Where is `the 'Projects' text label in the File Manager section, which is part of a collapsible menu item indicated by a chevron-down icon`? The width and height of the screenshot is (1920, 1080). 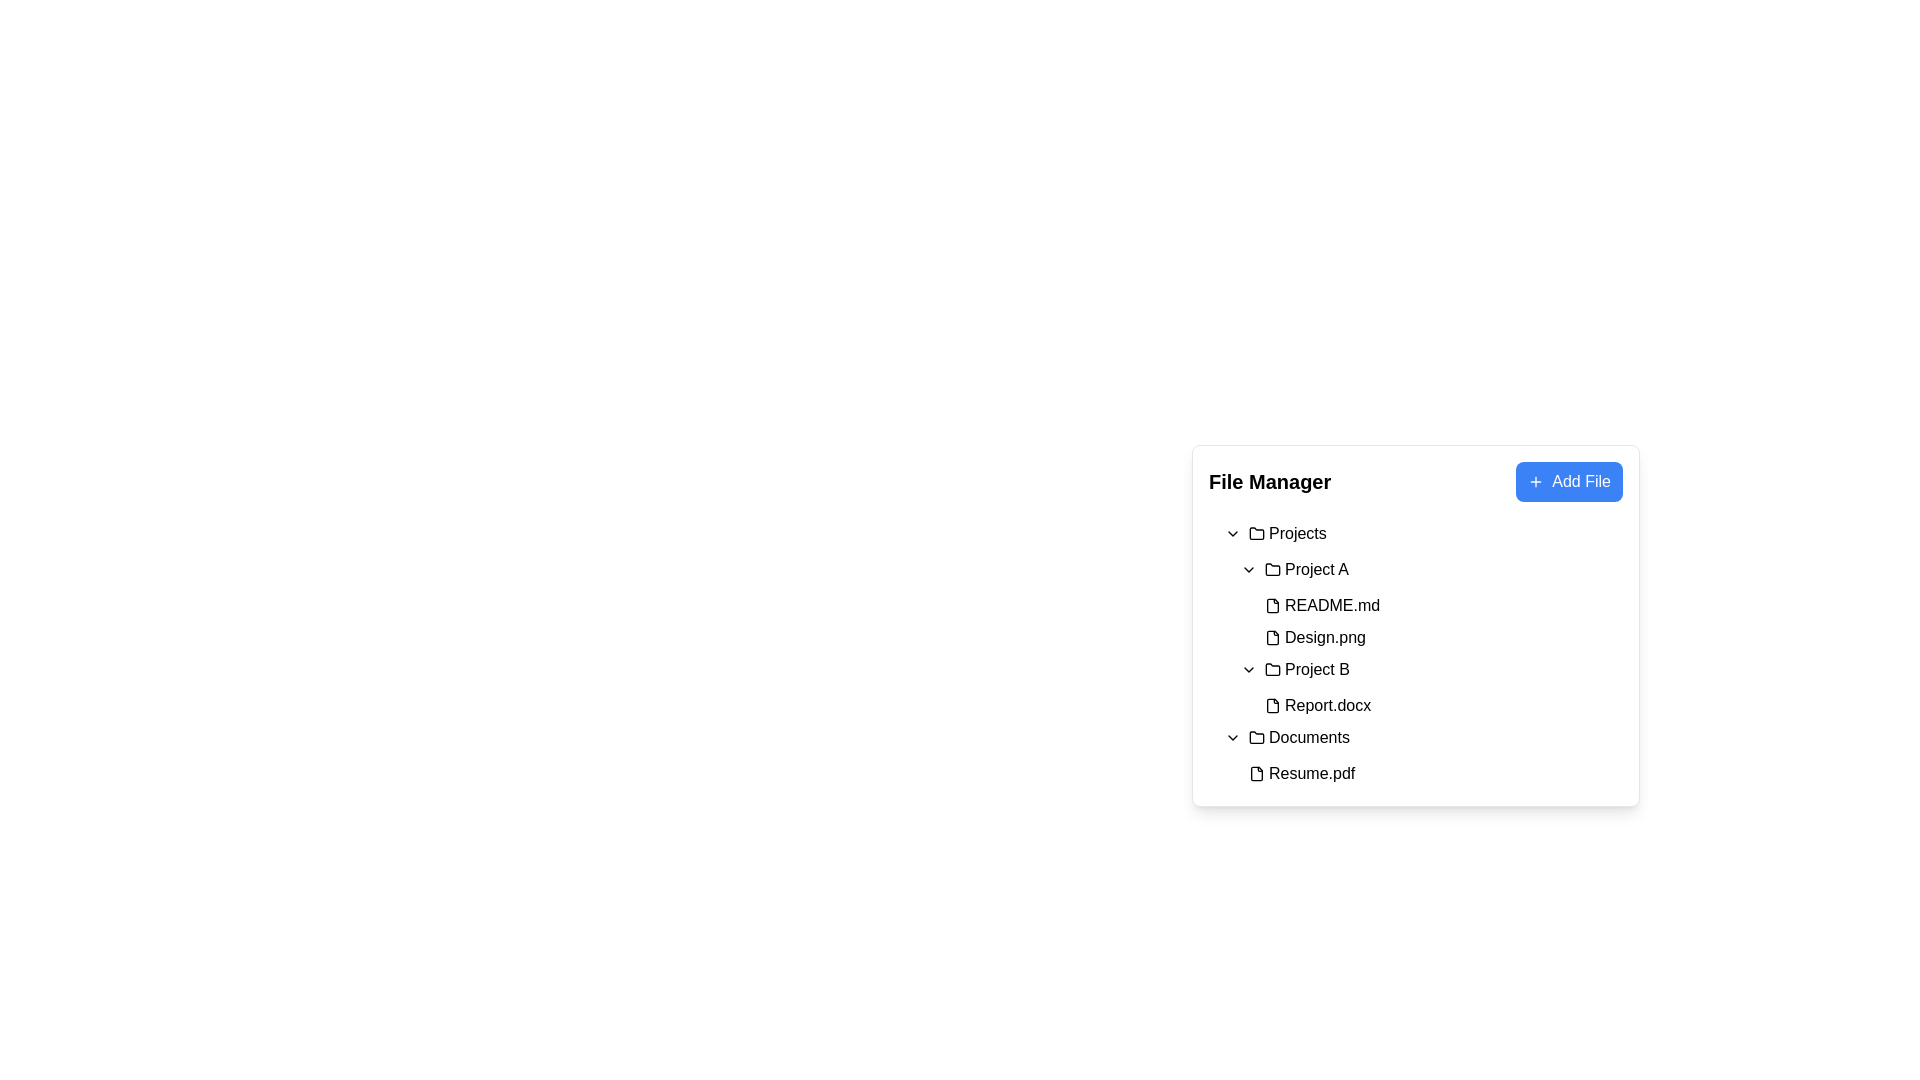 the 'Projects' text label in the File Manager section, which is part of a collapsible menu item indicated by a chevron-down icon is located at coordinates (1287, 532).